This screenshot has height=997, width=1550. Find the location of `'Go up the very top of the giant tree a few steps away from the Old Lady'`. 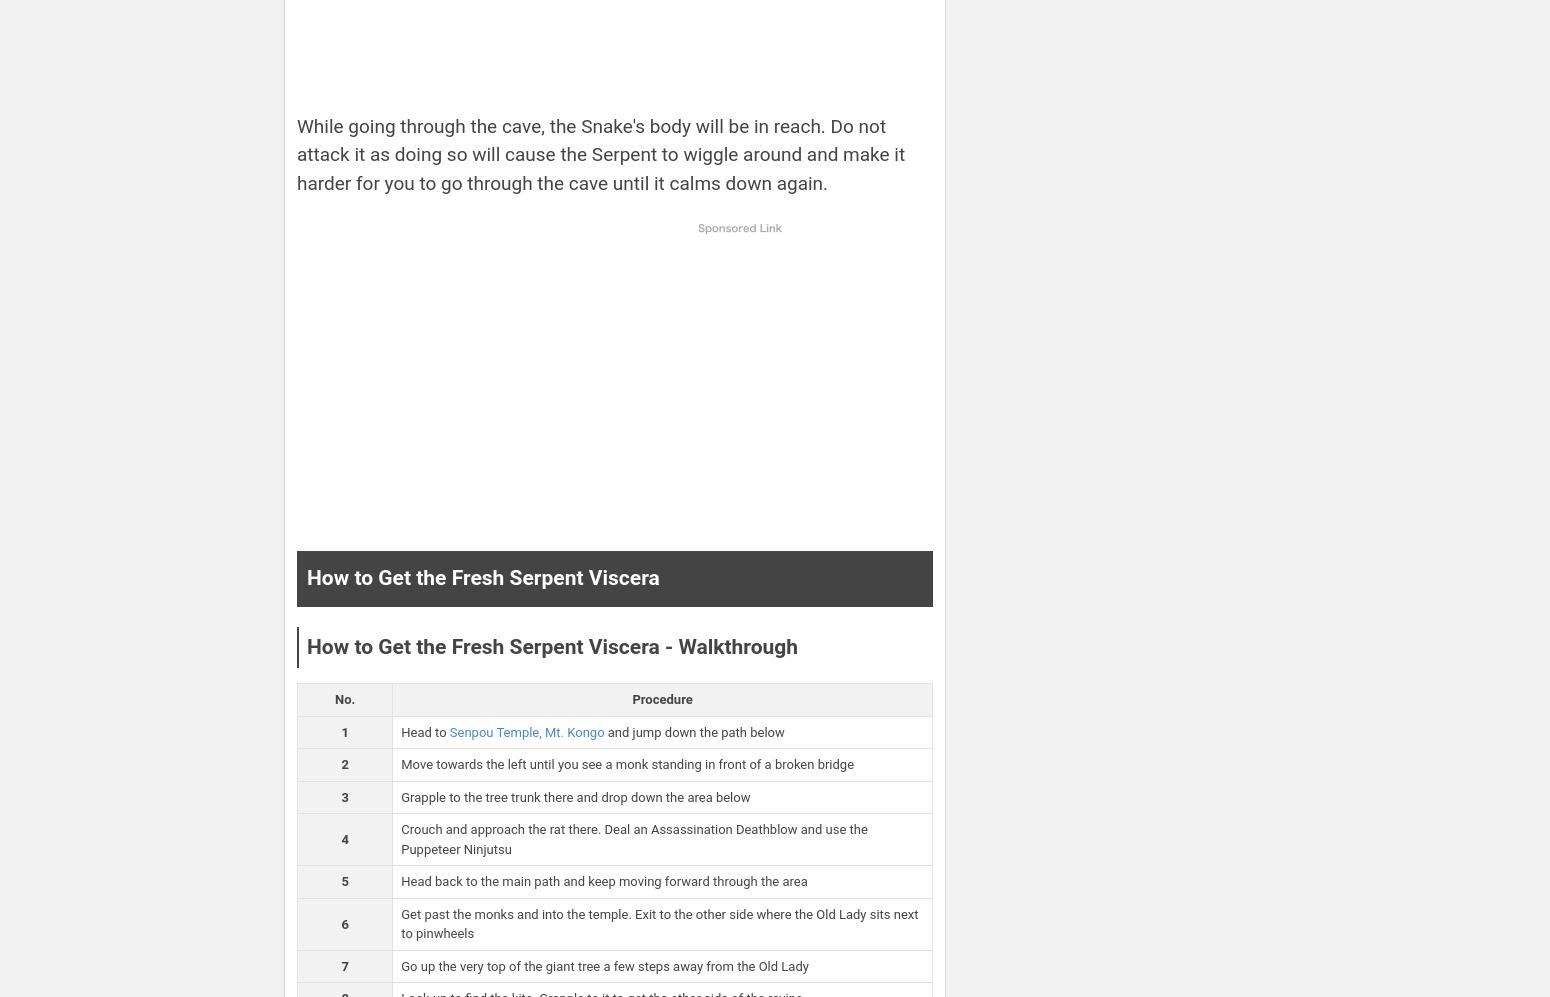

'Go up the very top of the giant tree a few steps away from the Old Lady' is located at coordinates (604, 964).